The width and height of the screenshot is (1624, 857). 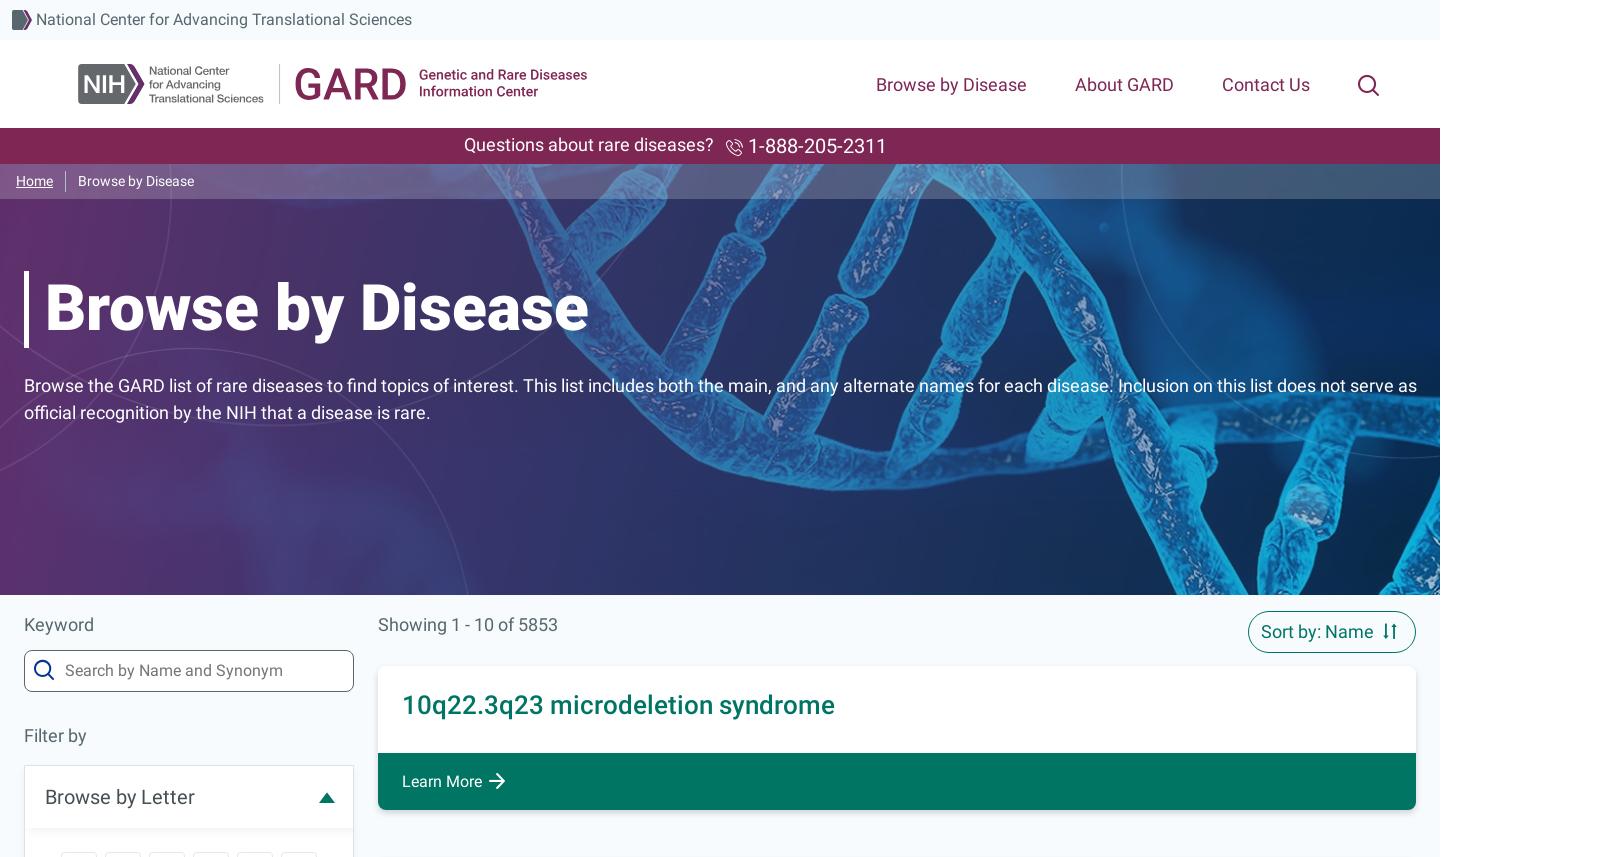 What do you see at coordinates (720, 397) in the screenshot?
I see `'Browse the GARD list of rare diseases to find topics of interest. This list includes both the main, and any alternate names for each disease. Inclusion on this list does not serve as official recognition by the NIH that a disease is rare.'` at bounding box center [720, 397].